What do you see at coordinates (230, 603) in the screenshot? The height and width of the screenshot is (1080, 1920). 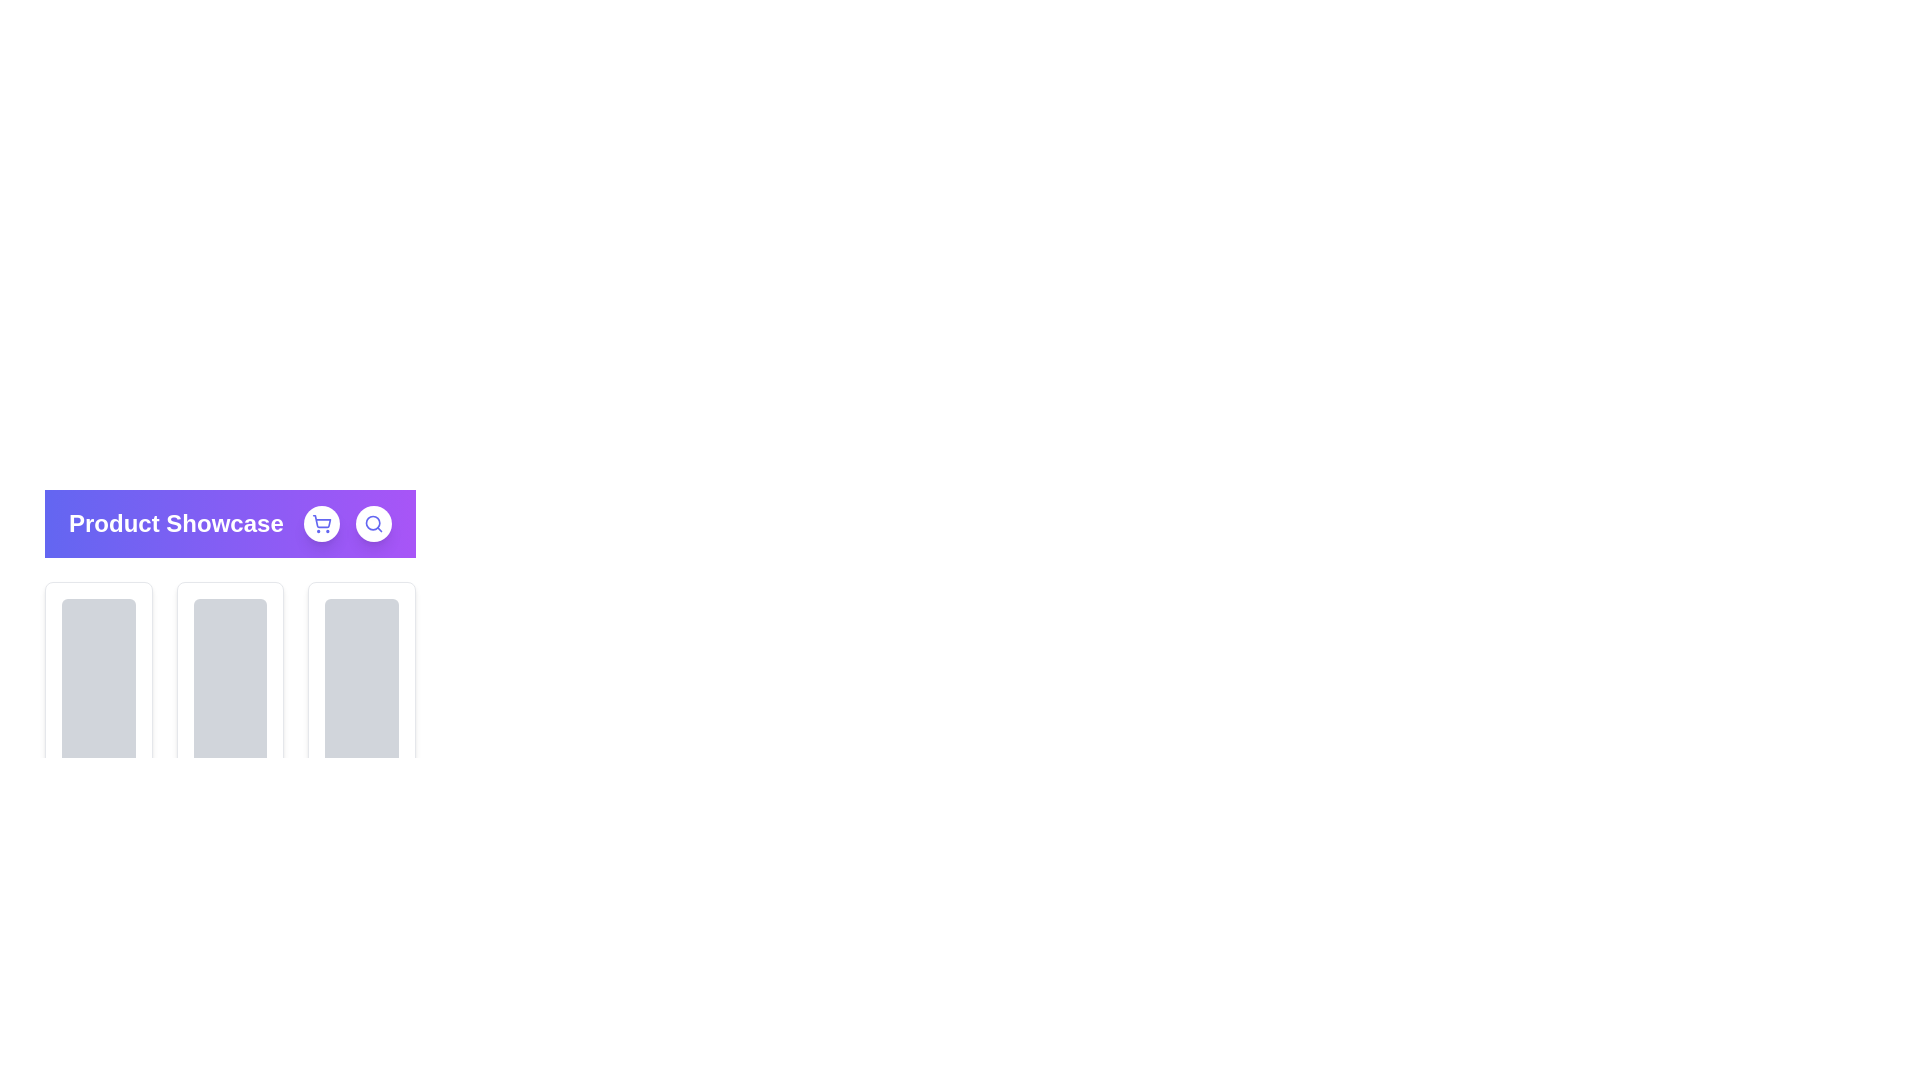 I see `the Product Card element, which is the second card in a row of three, featuring a light gray placeholder and rounded corners` at bounding box center [230, 603].